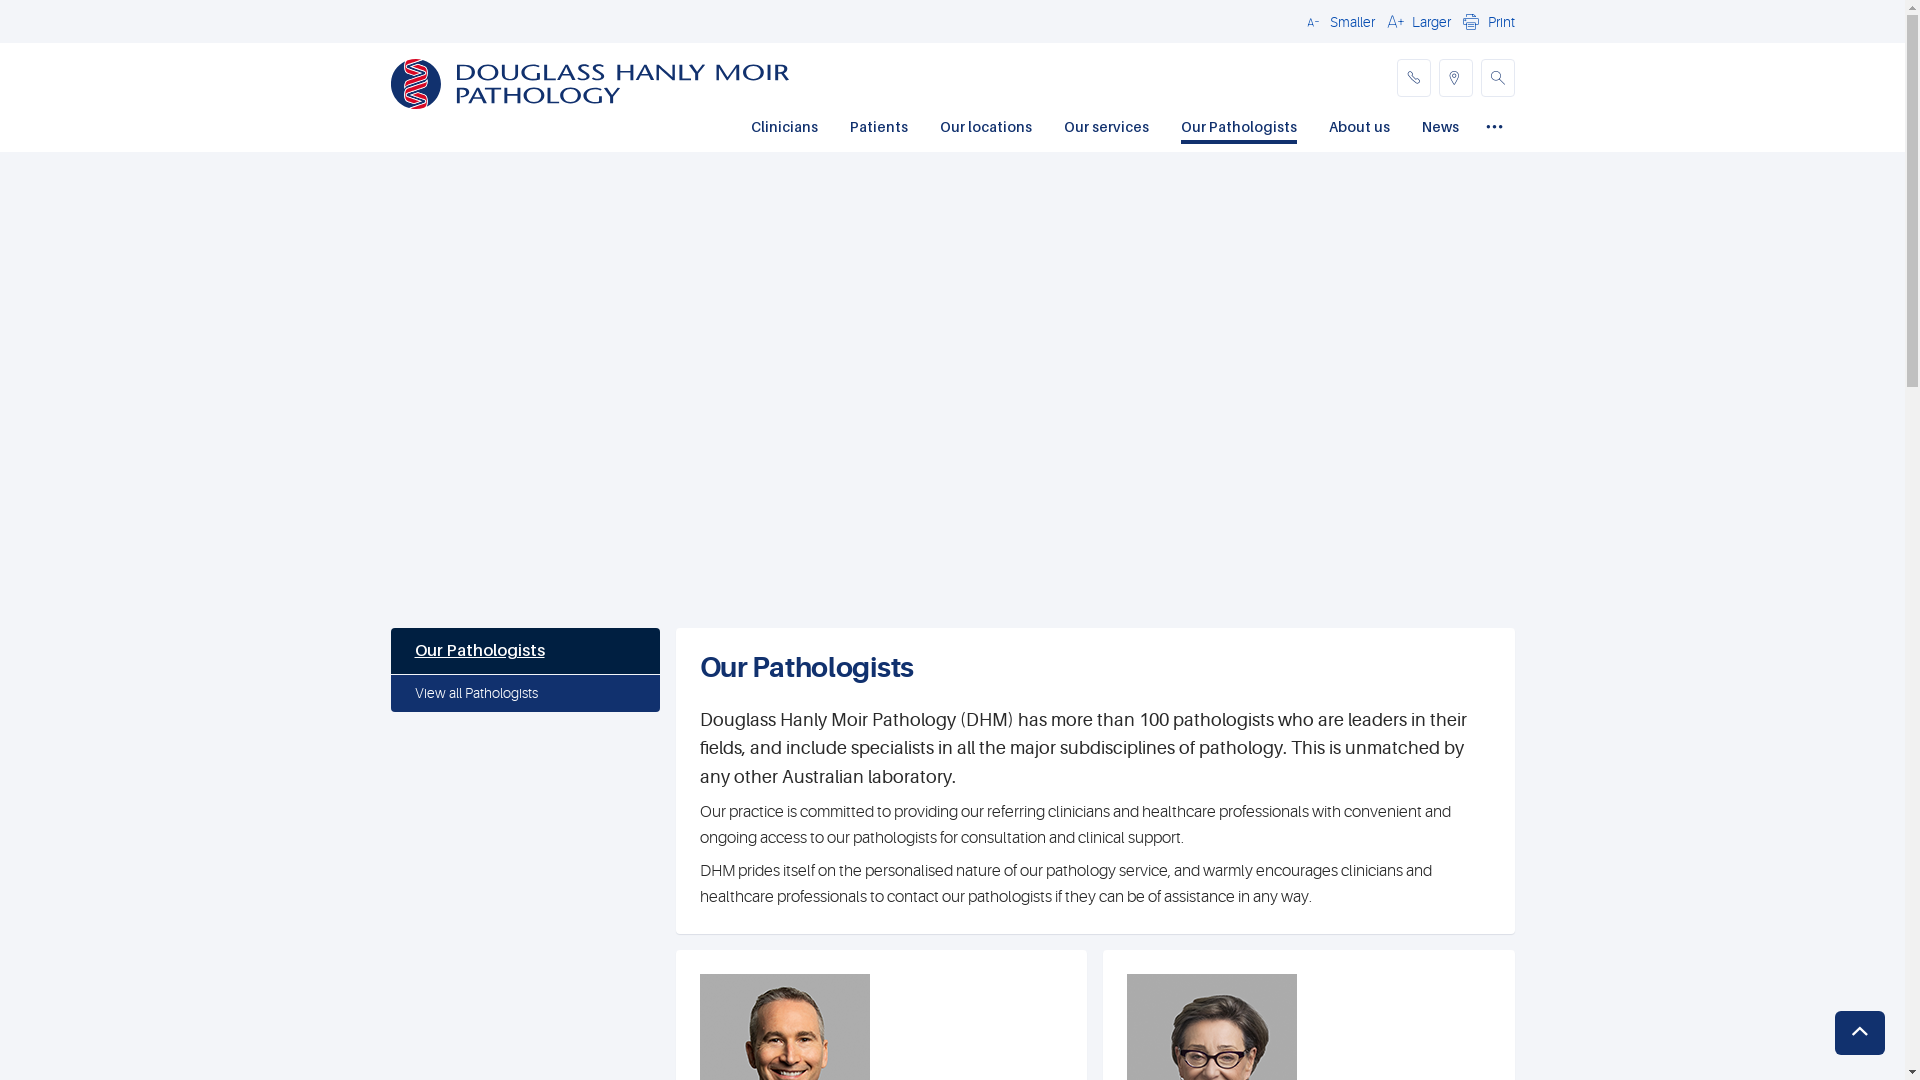 The height and width of the screenshot is (1080, 1920). Describe the element at coordinates (1486, 20) in the screenshot. I see `'Print'` at that location.